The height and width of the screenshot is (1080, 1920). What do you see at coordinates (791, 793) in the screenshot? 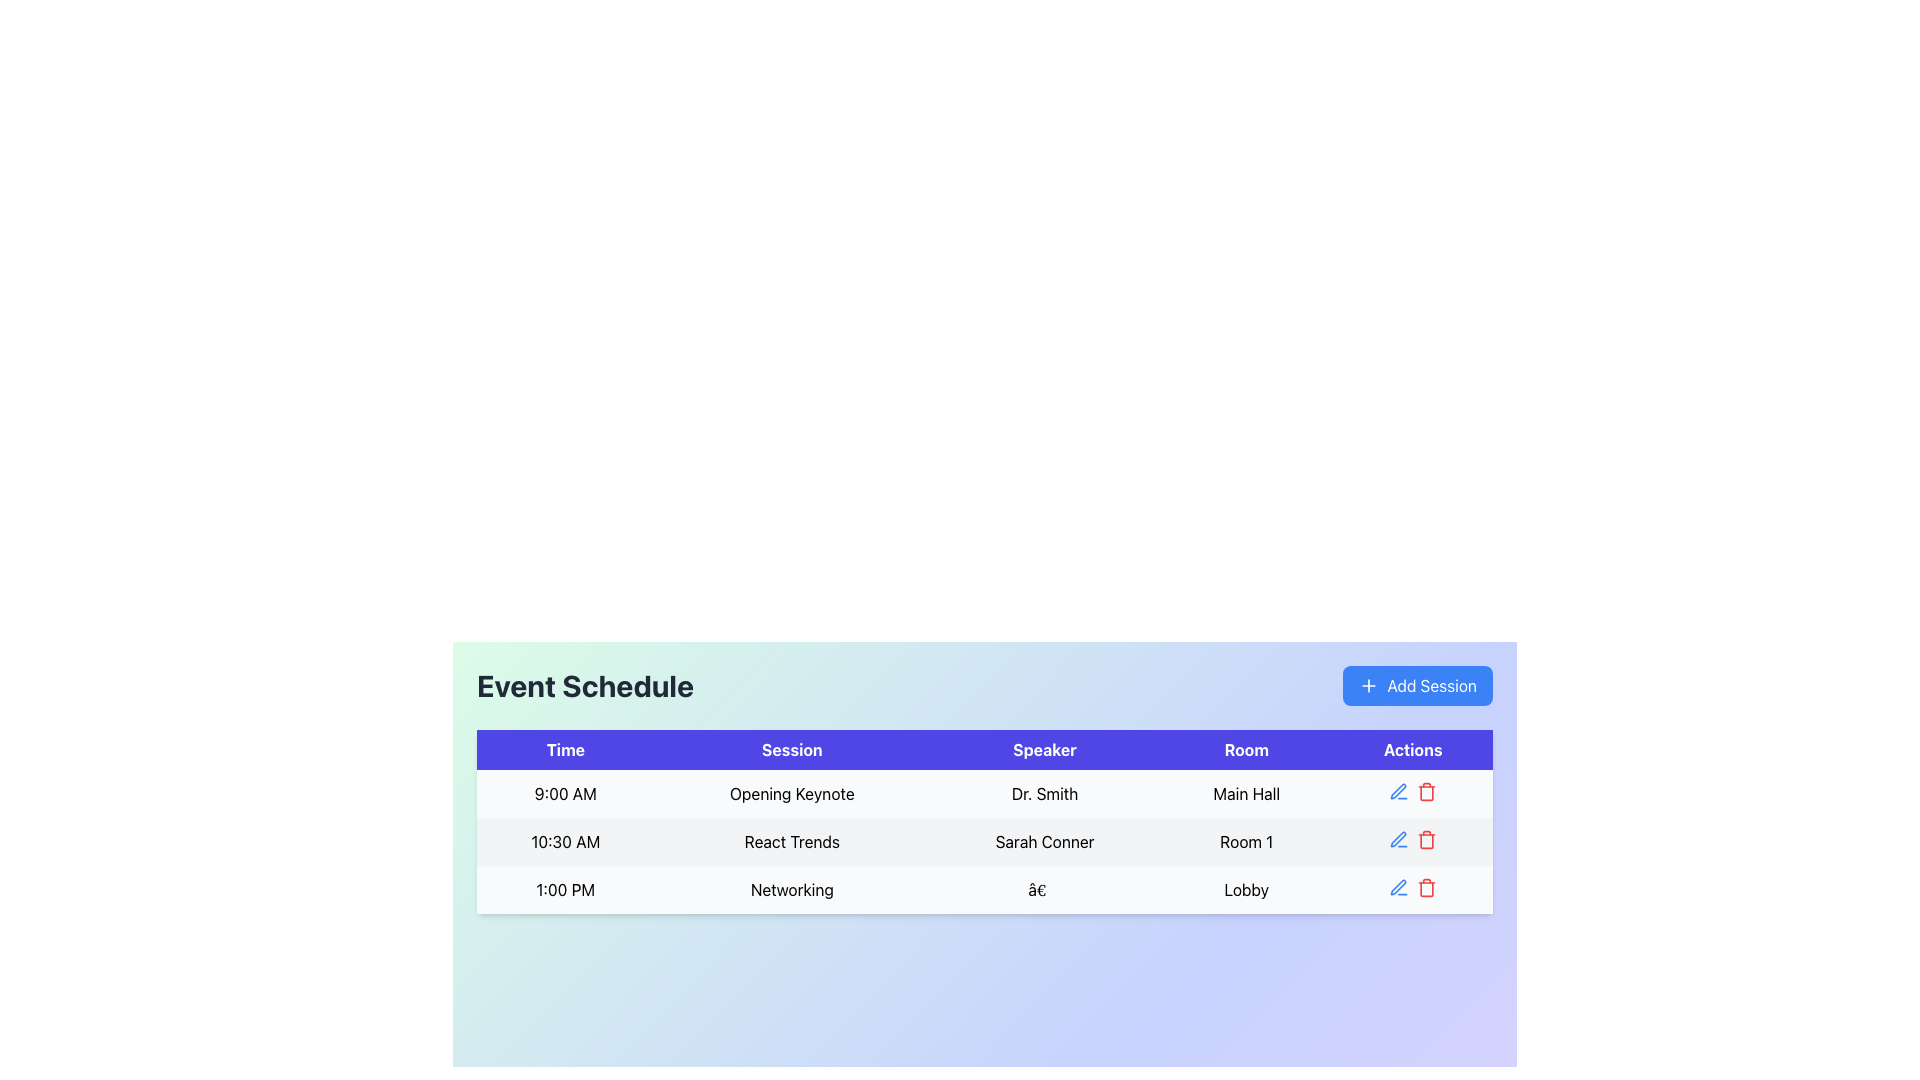
I see `the text label that presents the title of a session in the schedule, located in the second column of the first row under the heading 'Session', centered between the cells containing '9:00 AM' and 'Dr. Smith'` at bounding box center [791, 793].